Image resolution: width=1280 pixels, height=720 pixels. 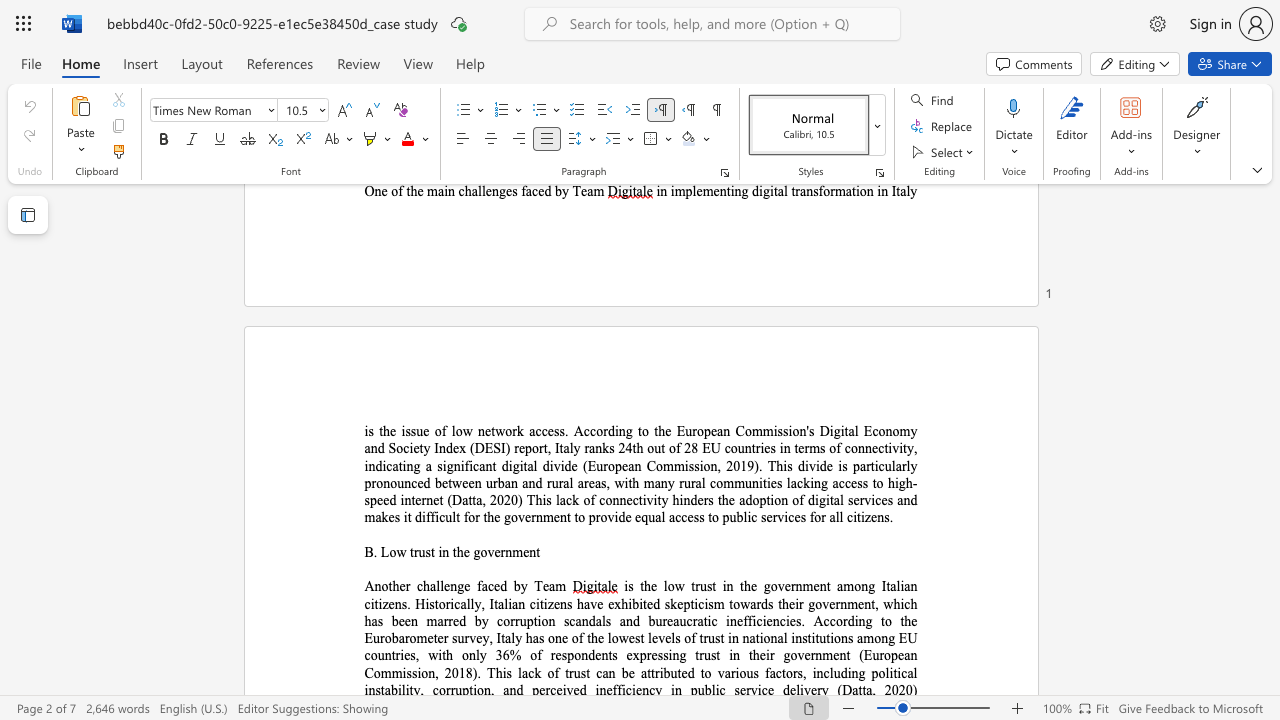 I want to click on the 3th character "l" in the text, so click(x=907, y=191).